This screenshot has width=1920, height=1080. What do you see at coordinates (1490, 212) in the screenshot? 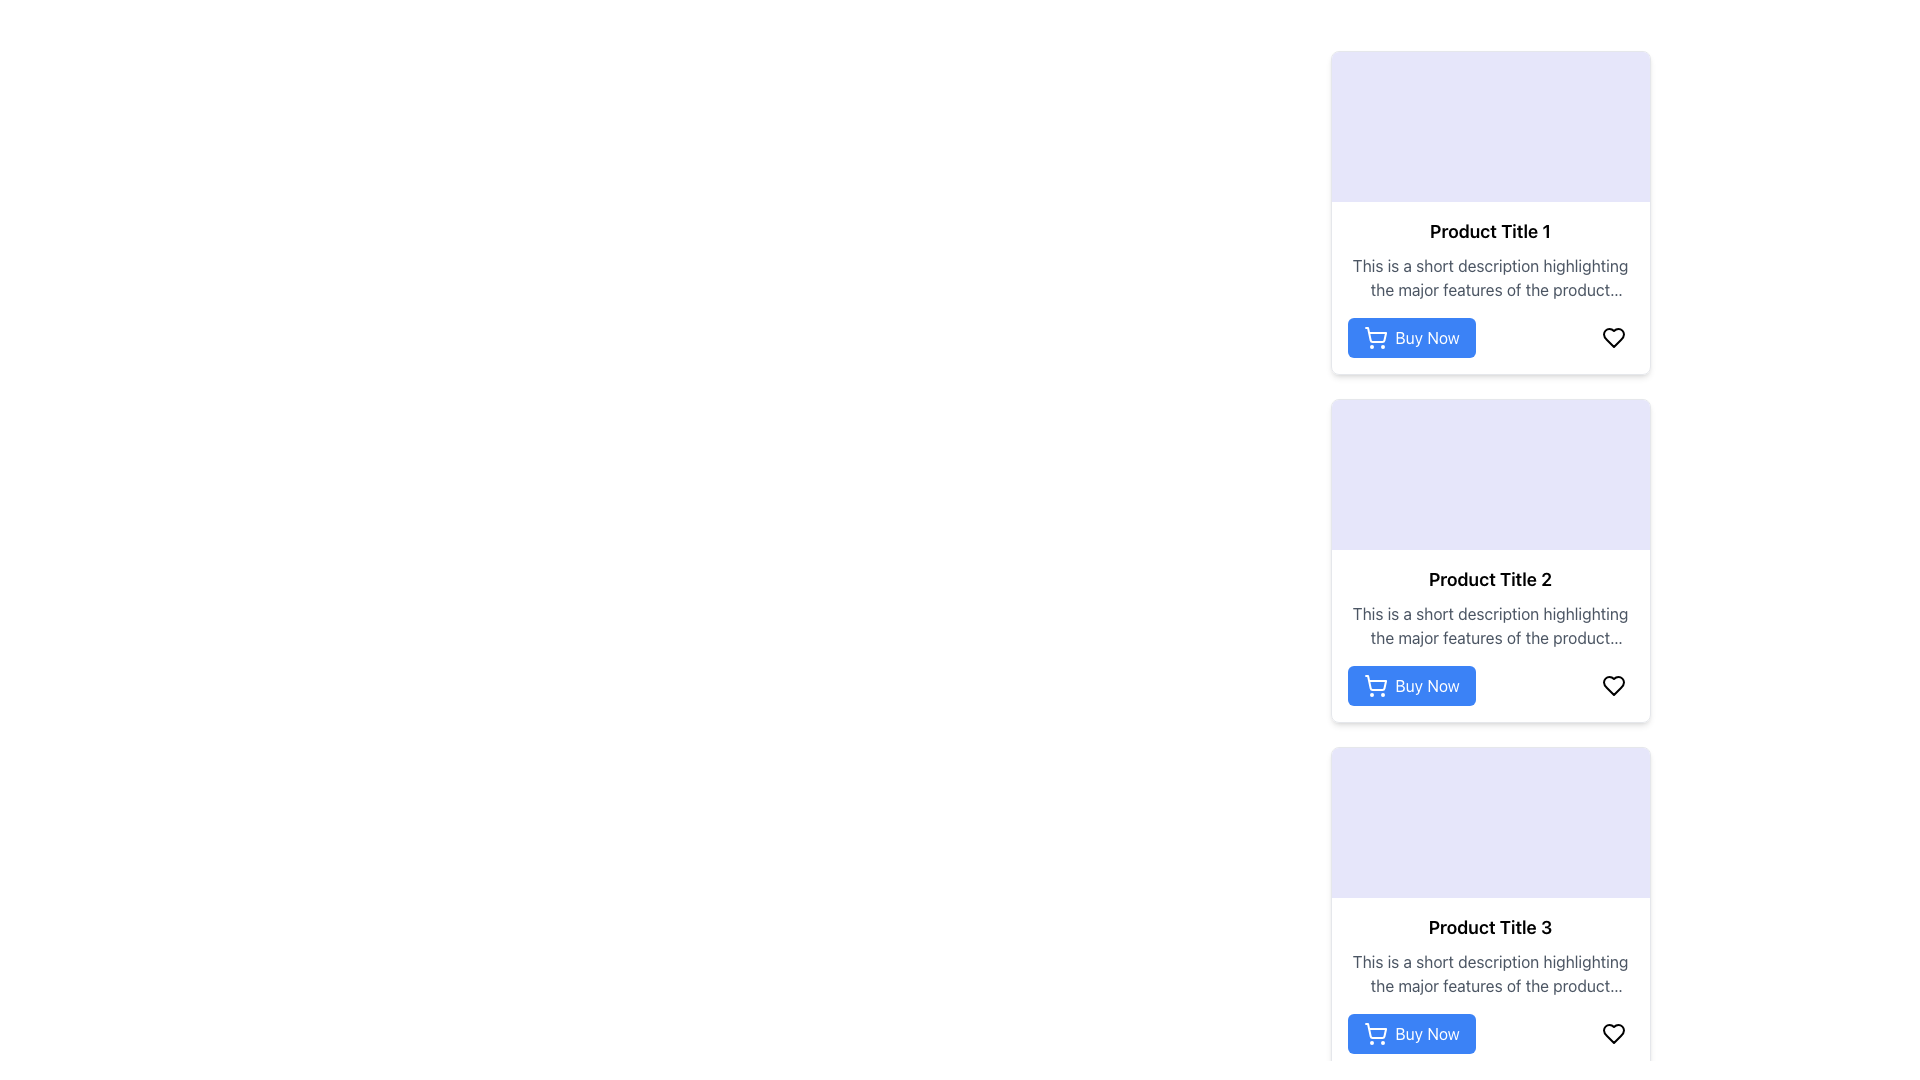
I see `the first product card in the vertically arranged list, which displays the product's image, title, description, and interactive buttons for purchasing or liking the product` at bounding box center [1490, 212].